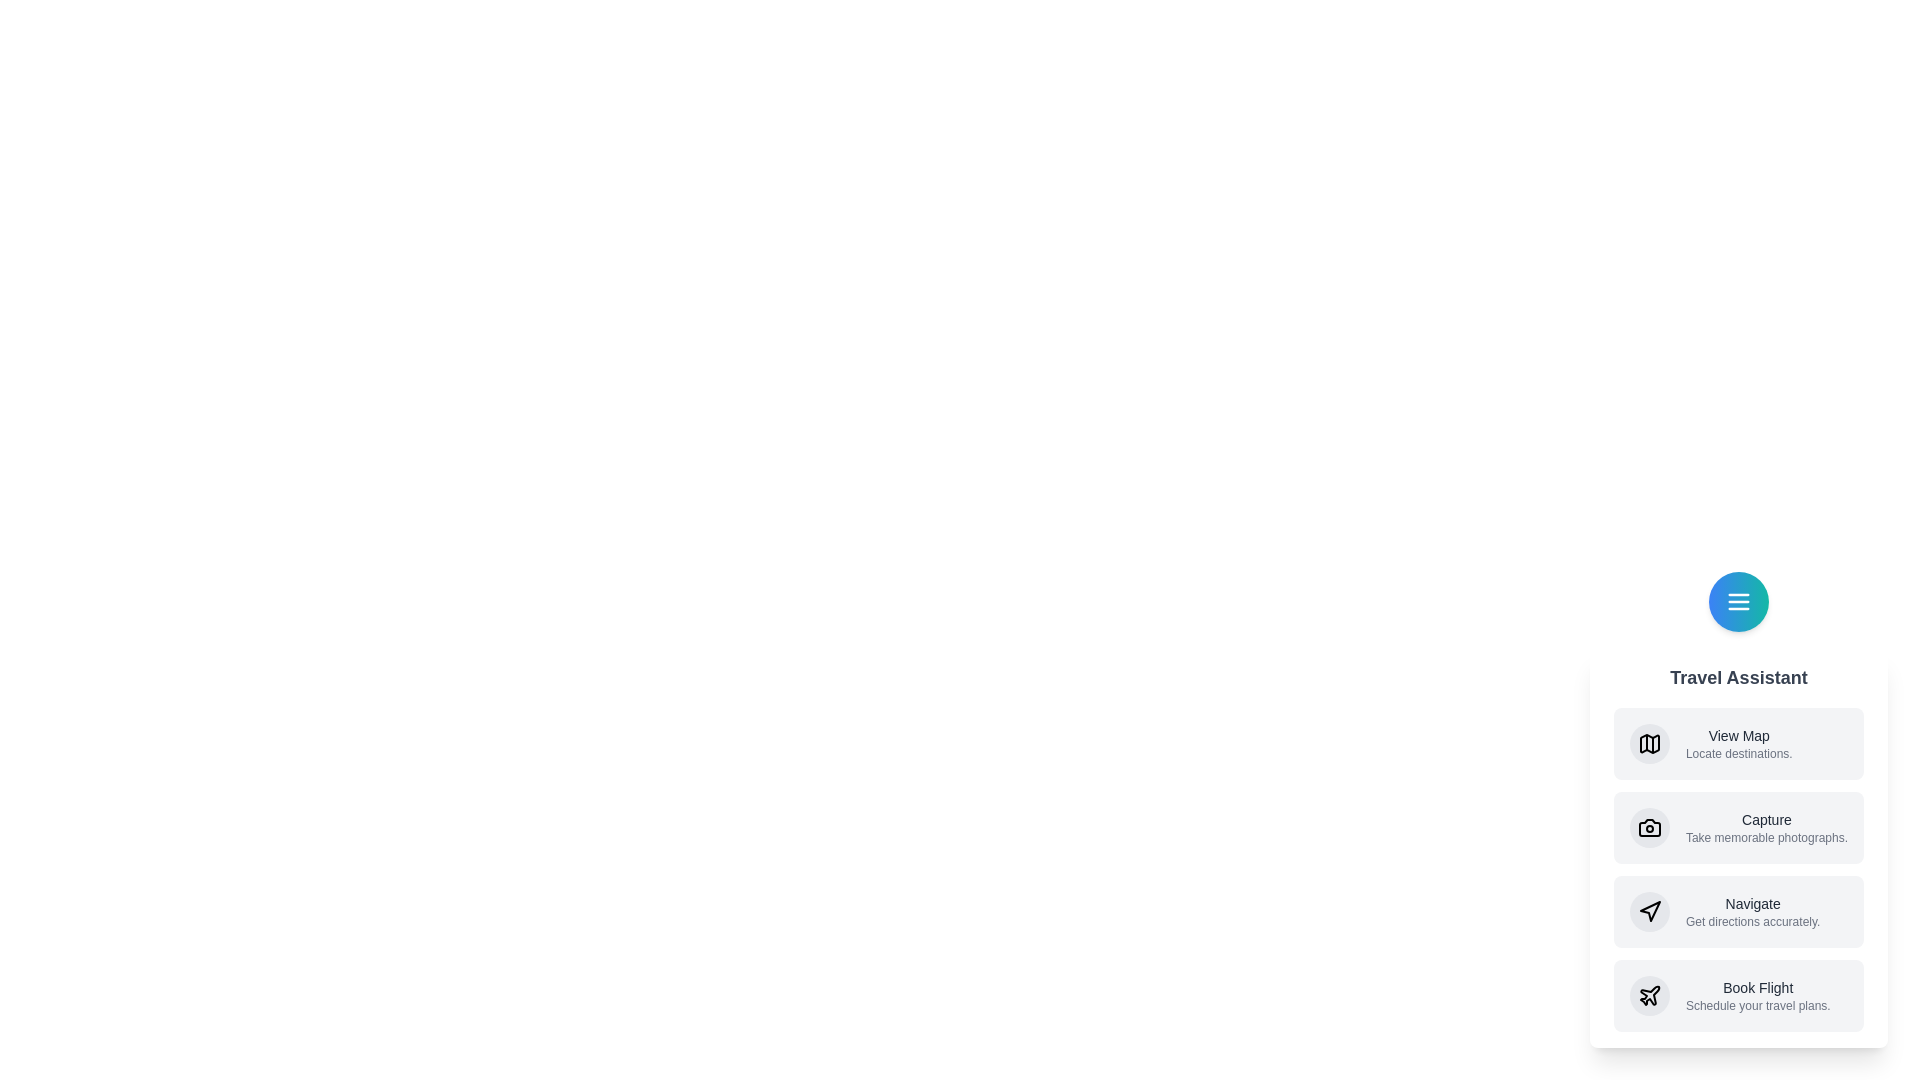  I want to click on the 'Capture' option in the Travel Assistant Speed Dial, so click(1737, 828).